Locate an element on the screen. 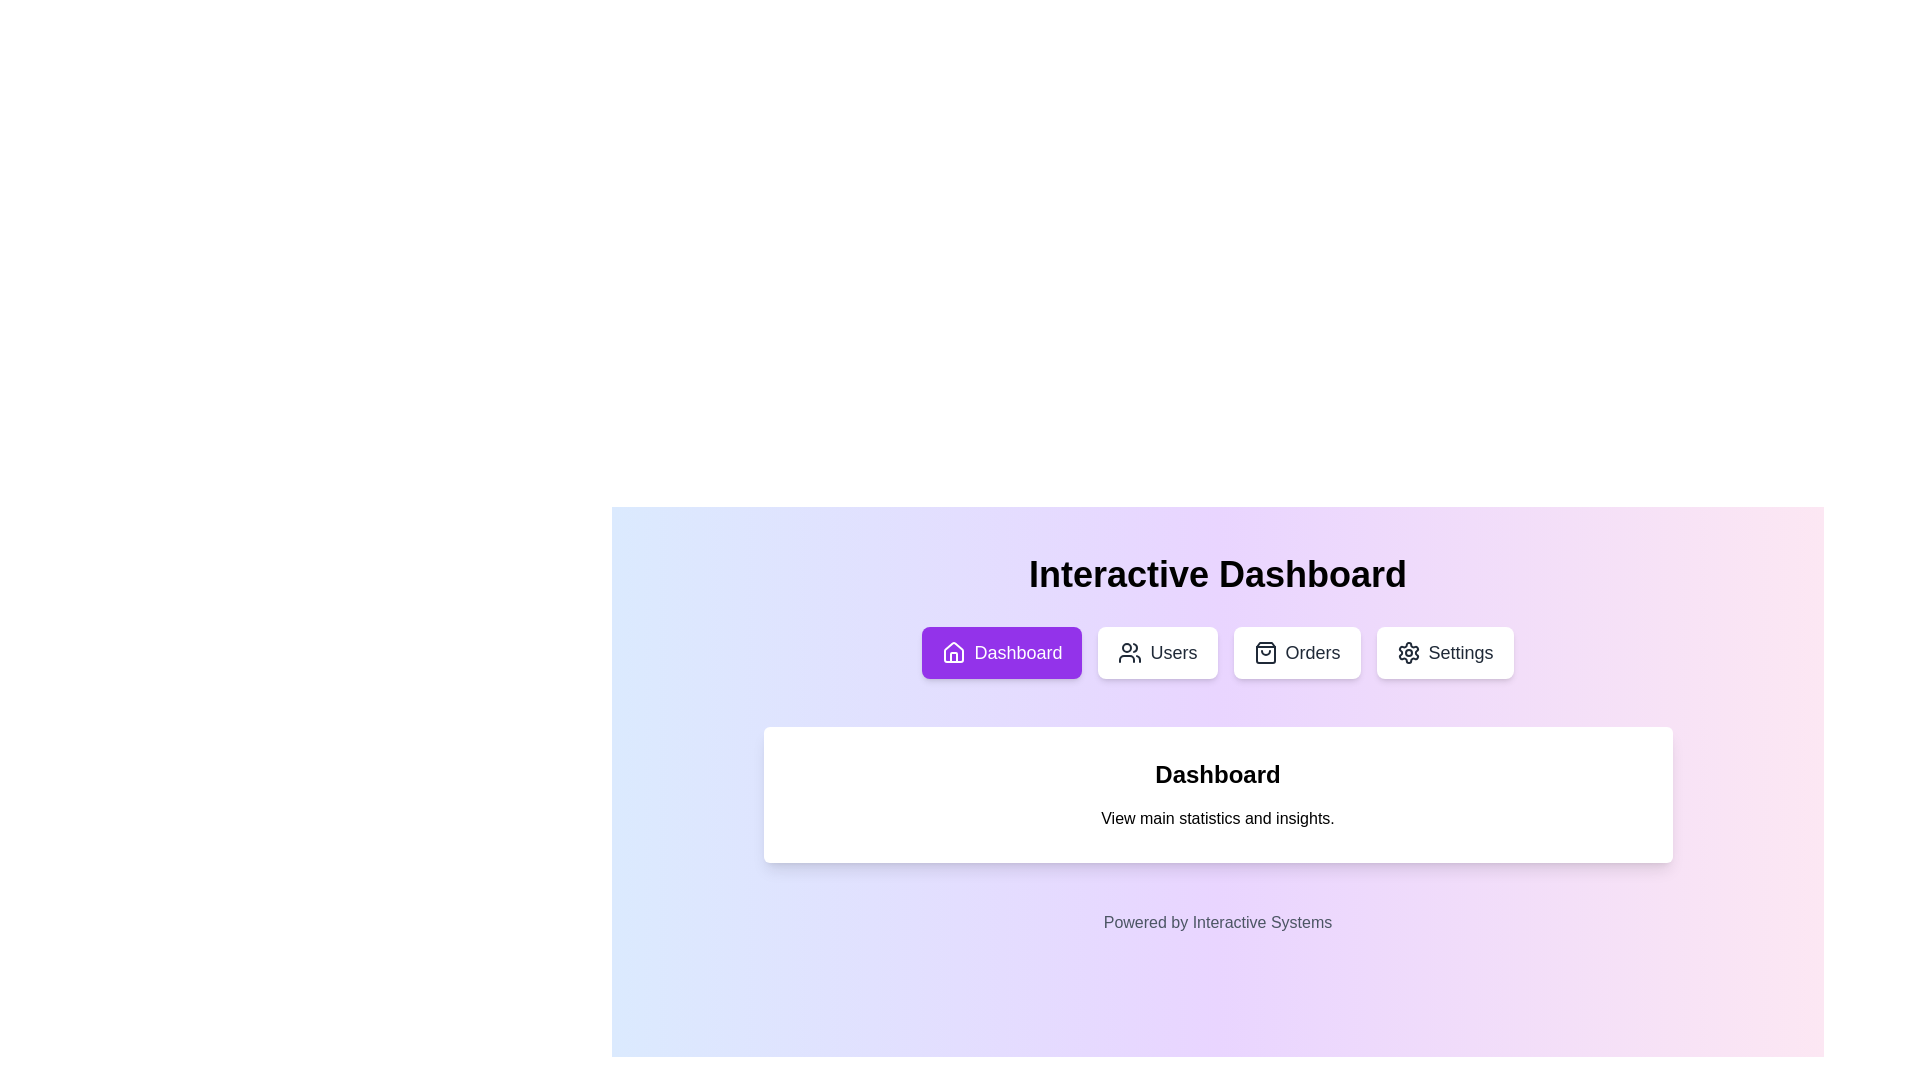 This screenshot has height=1080, width=1920. the settings button, the fourth button in a horizontal row of four buttons is located at coordinates (1444, 652).